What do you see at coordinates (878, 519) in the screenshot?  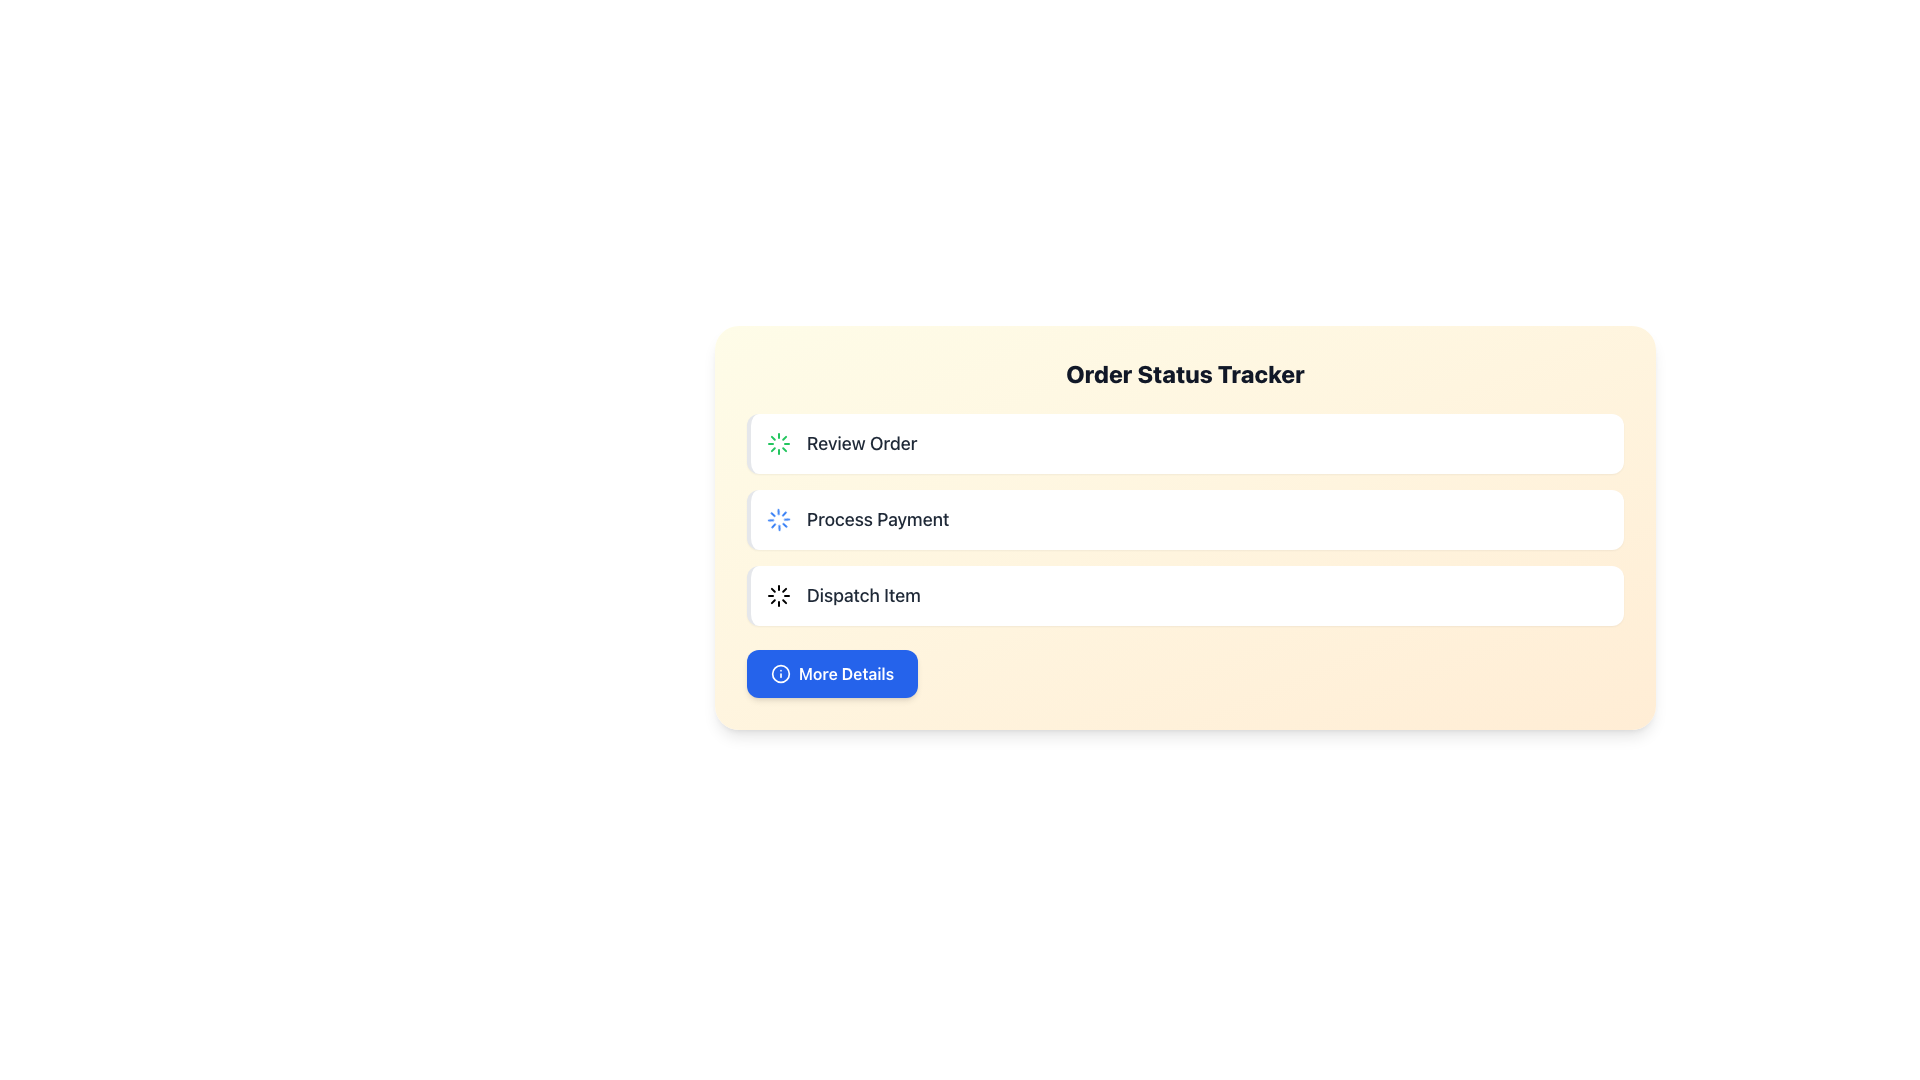 I see `the Text Label that indicates the action of processing a payment, positioned centrally below the 'Review Order' step and above the 'Dispatch Item' step in the process tracker` at bounding box center [878, 519].